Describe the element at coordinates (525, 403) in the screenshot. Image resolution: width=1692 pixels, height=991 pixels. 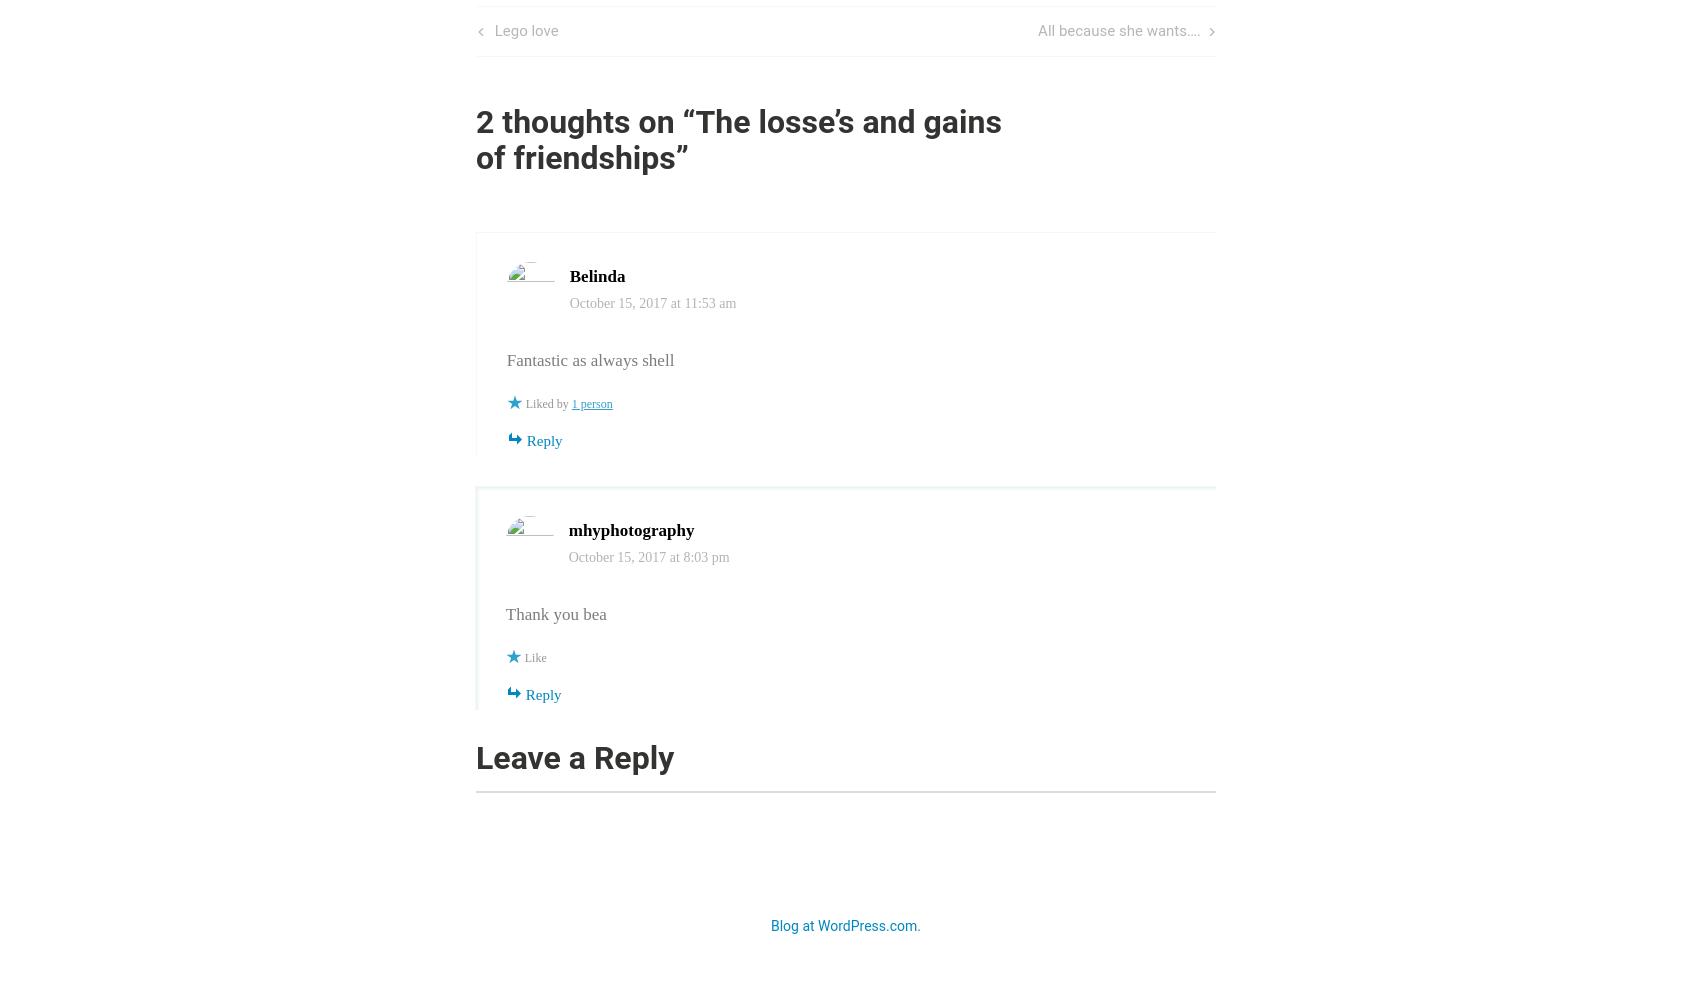
I see `'Liked by'` at that location.